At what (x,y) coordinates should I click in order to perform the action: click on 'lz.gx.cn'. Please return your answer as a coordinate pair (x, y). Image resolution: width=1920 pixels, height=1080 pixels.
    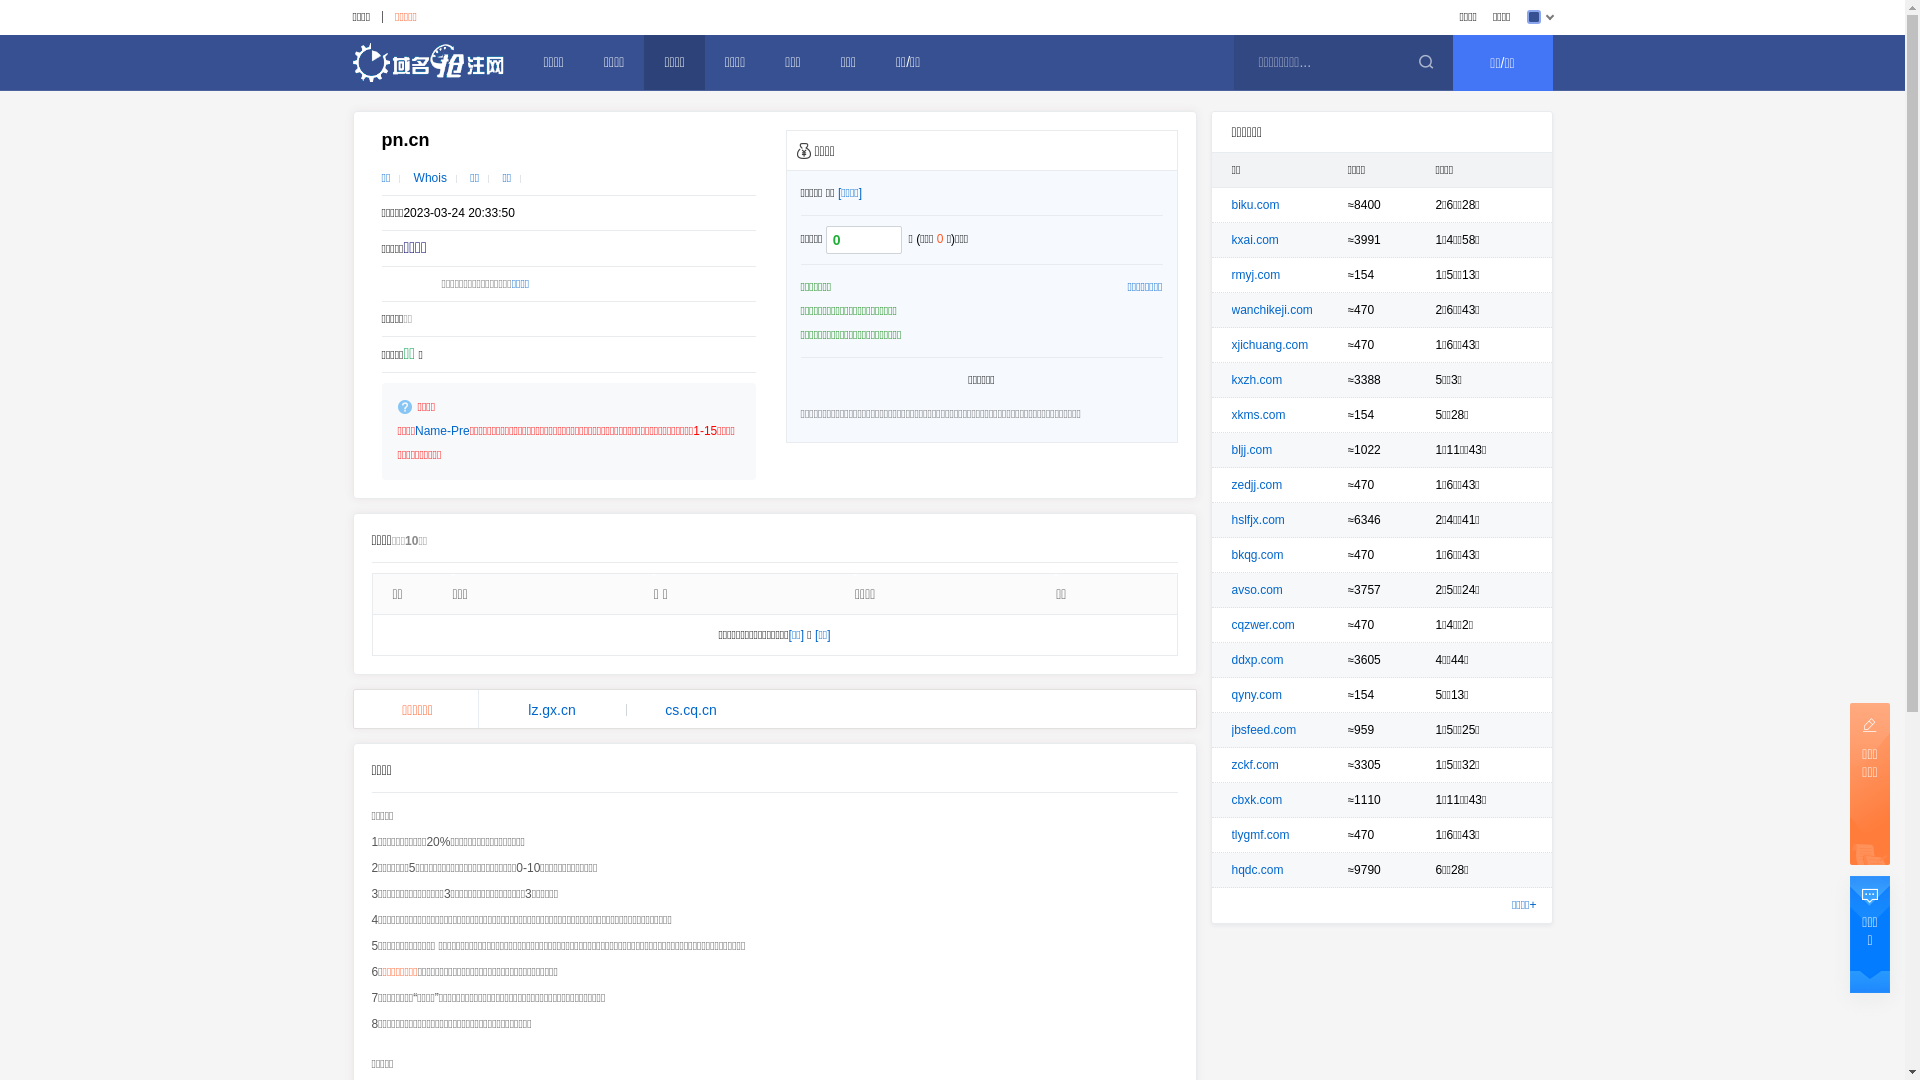
    Looking at the image, I should click on (551, 708).